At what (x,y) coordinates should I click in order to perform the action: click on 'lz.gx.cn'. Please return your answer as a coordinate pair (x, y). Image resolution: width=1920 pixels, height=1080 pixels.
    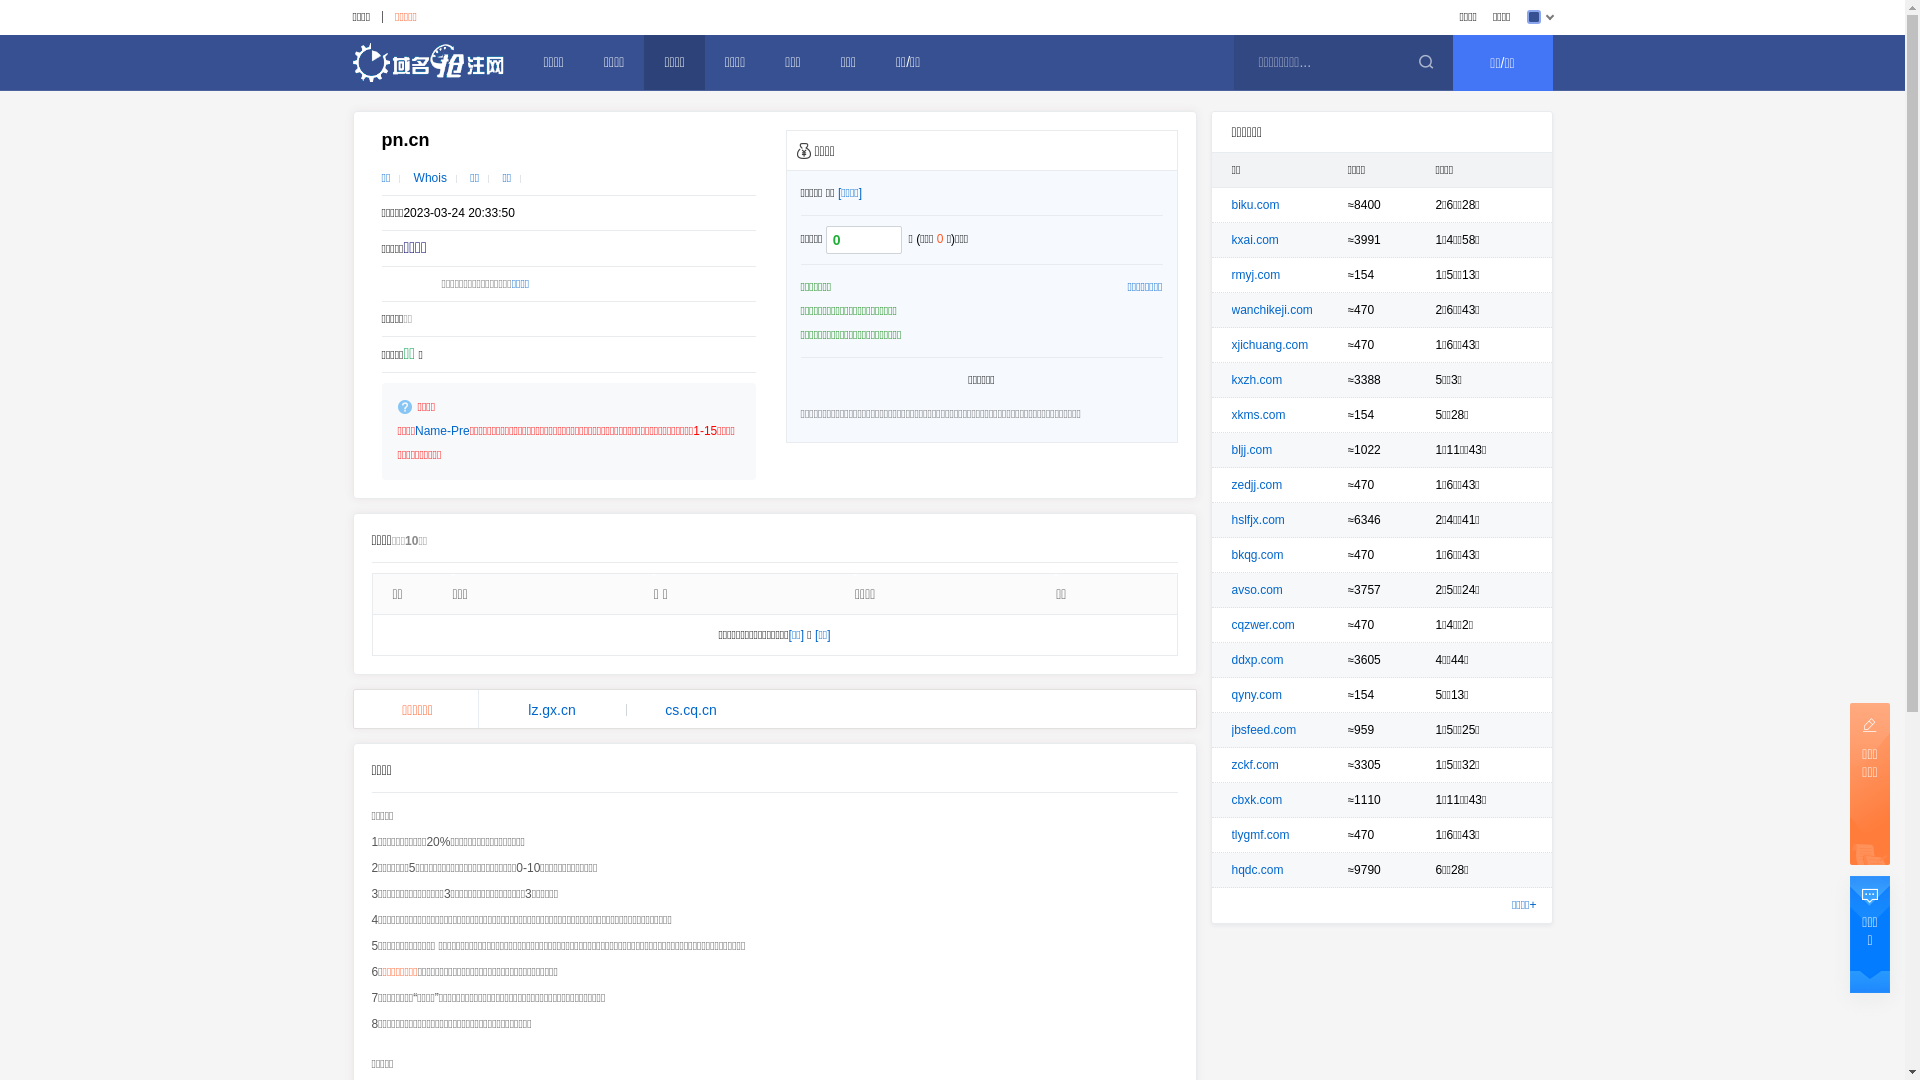
    Looking at the image, I should click on (551, 708).